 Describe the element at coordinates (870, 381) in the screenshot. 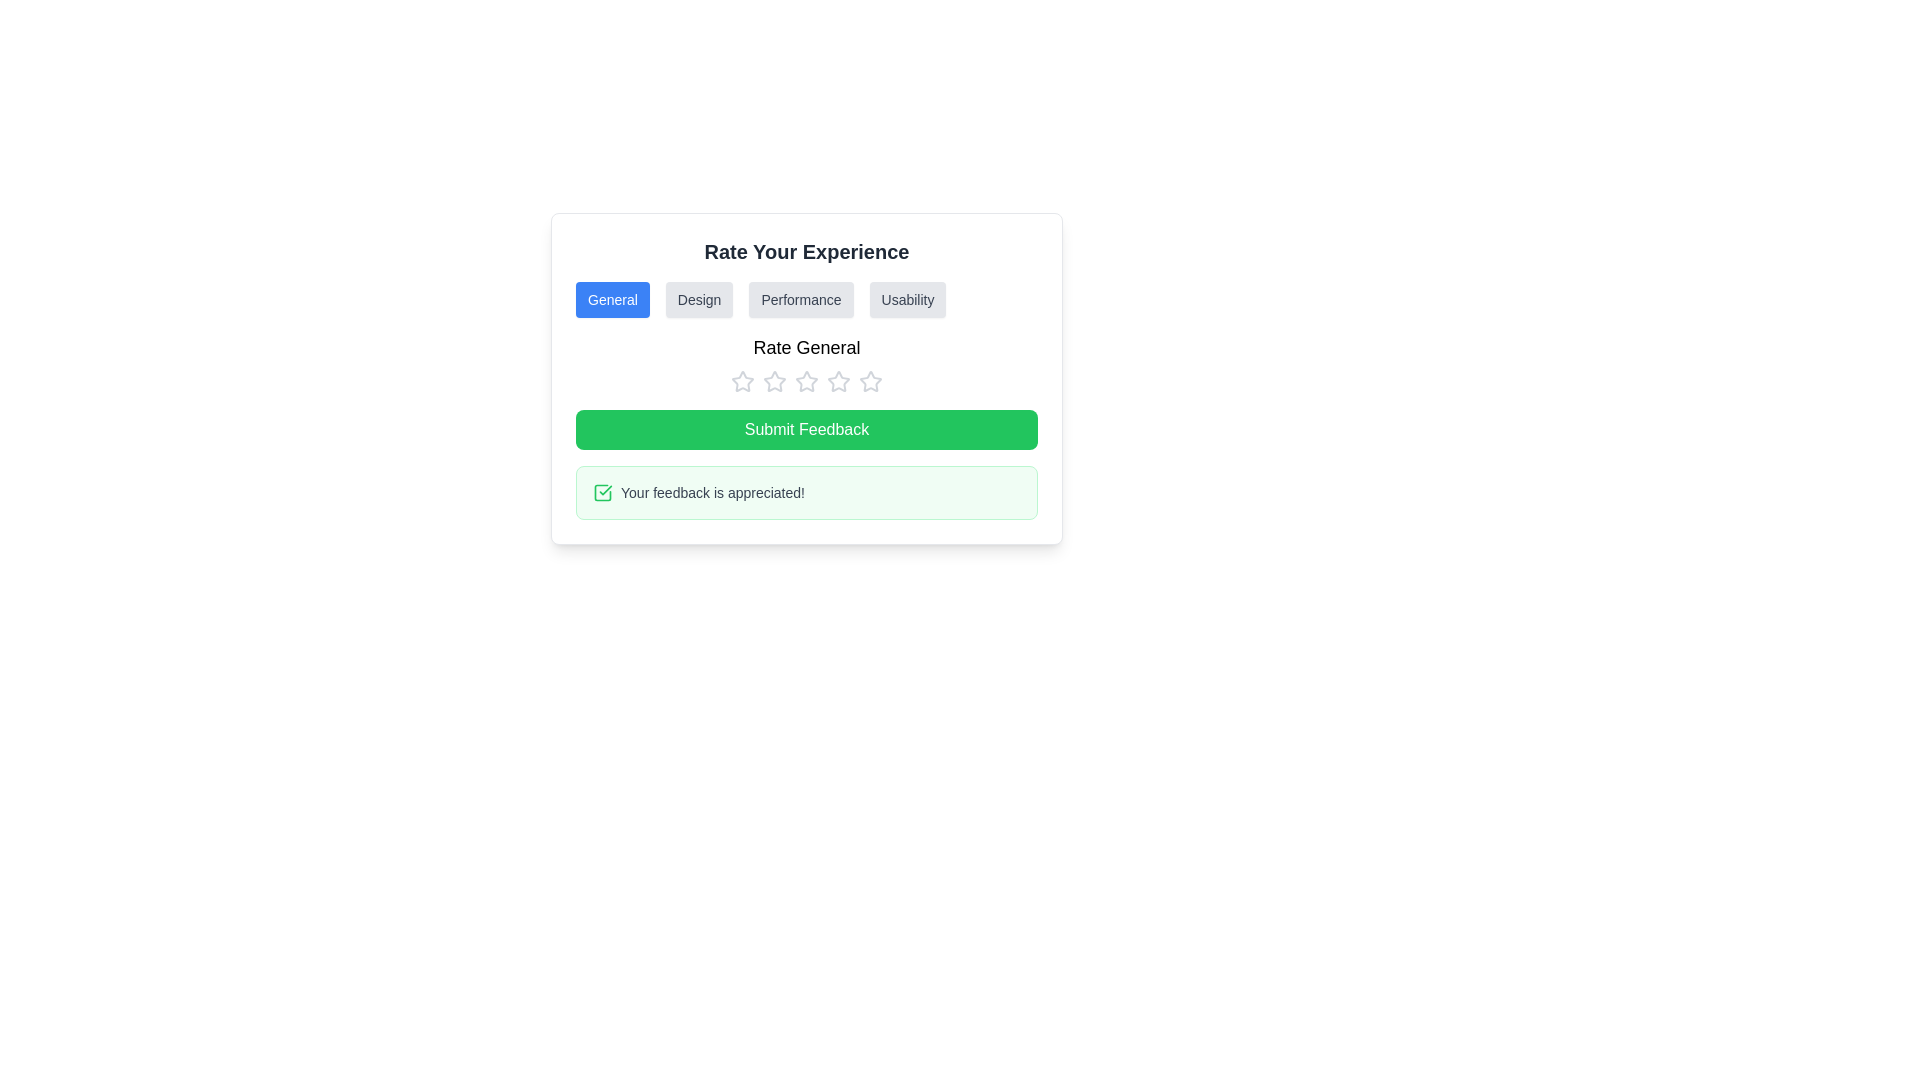

I see `the fifth star icon in the rating system under the text 'Rate General'` at that location.